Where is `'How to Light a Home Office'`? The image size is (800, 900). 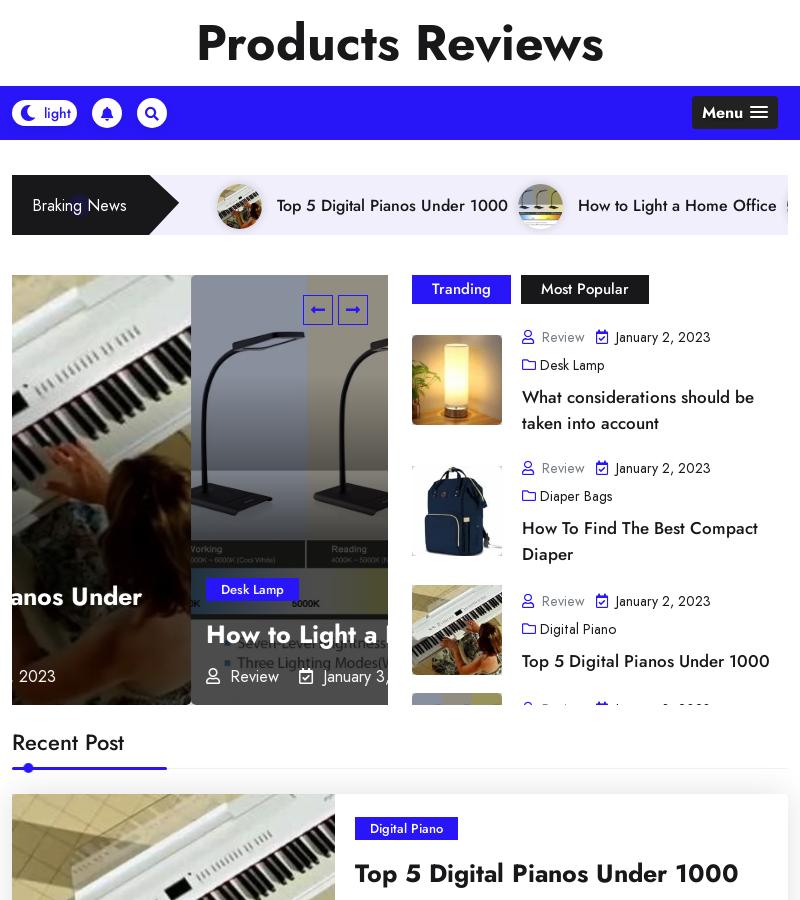
'How to Light a Home Office' is located at coordinates (518, 366).